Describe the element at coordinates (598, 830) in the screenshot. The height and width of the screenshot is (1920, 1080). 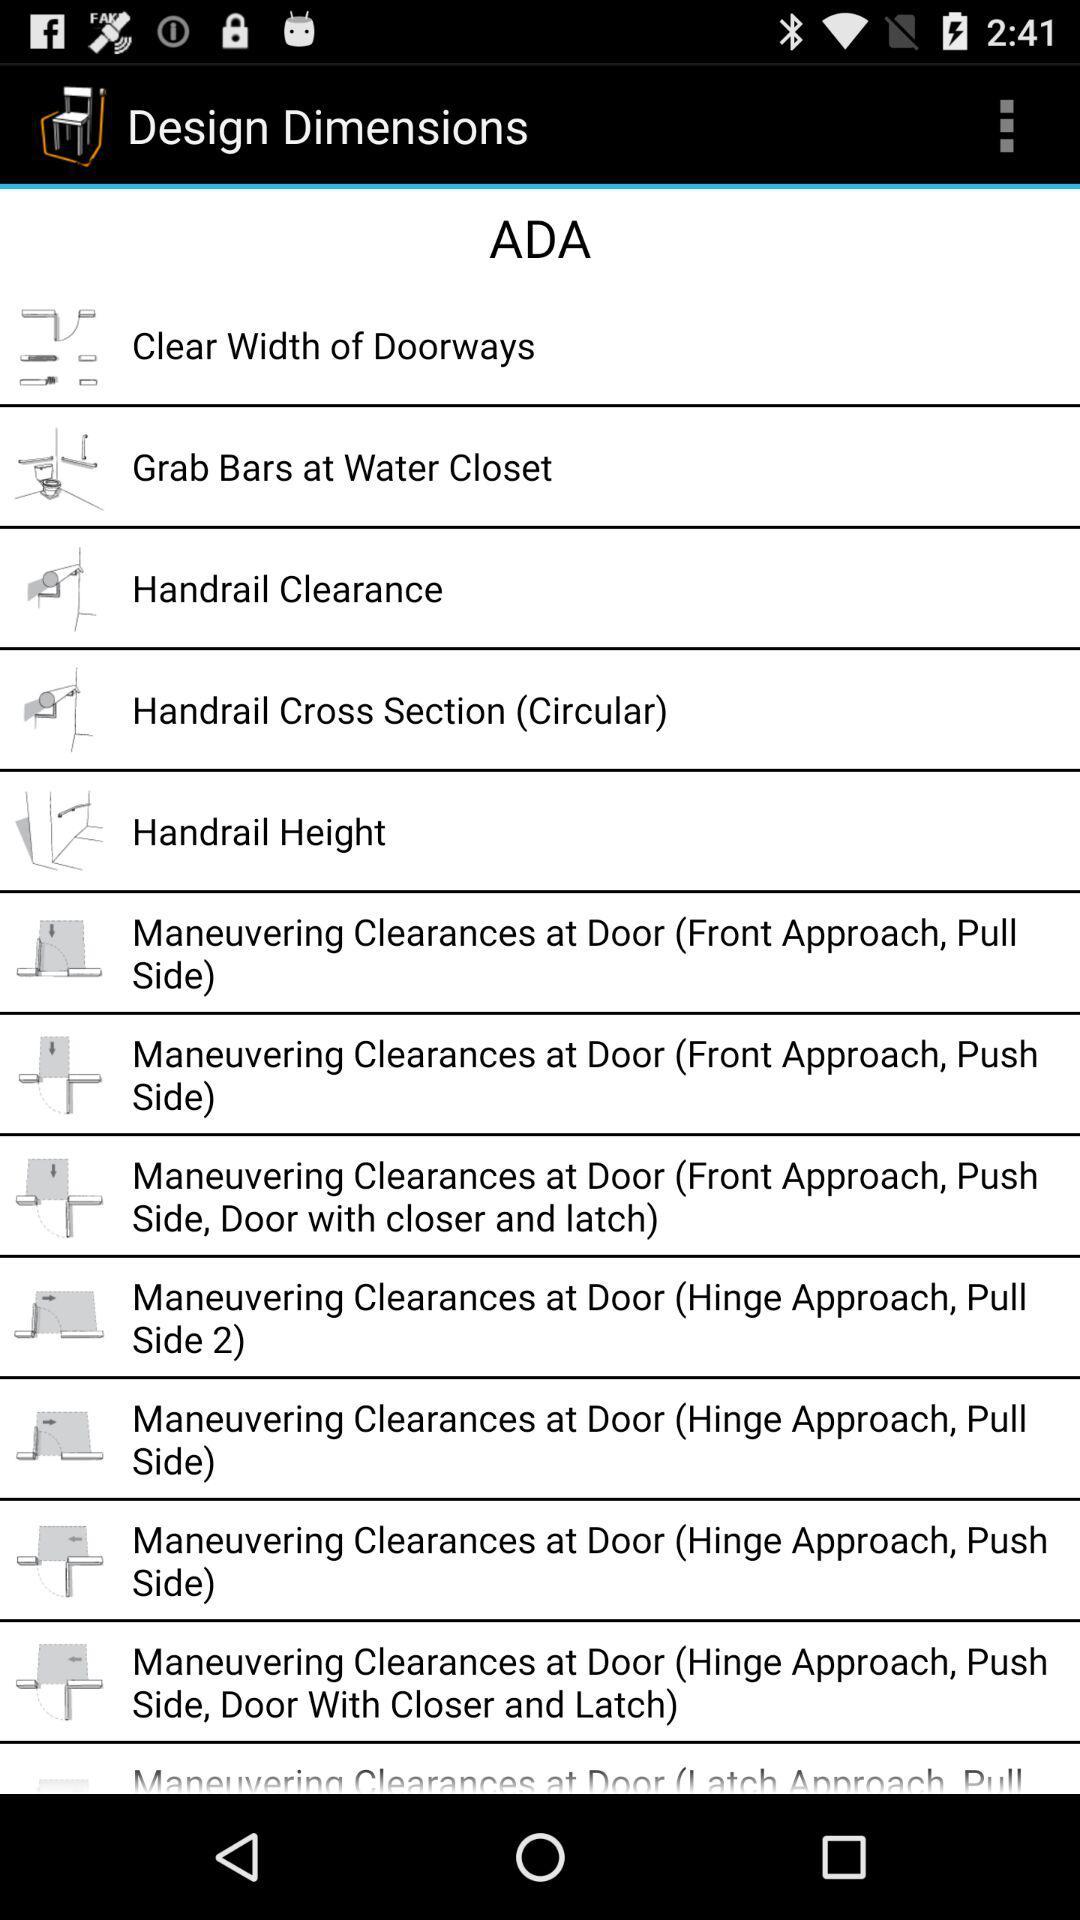
I see `handrail height` at that location.